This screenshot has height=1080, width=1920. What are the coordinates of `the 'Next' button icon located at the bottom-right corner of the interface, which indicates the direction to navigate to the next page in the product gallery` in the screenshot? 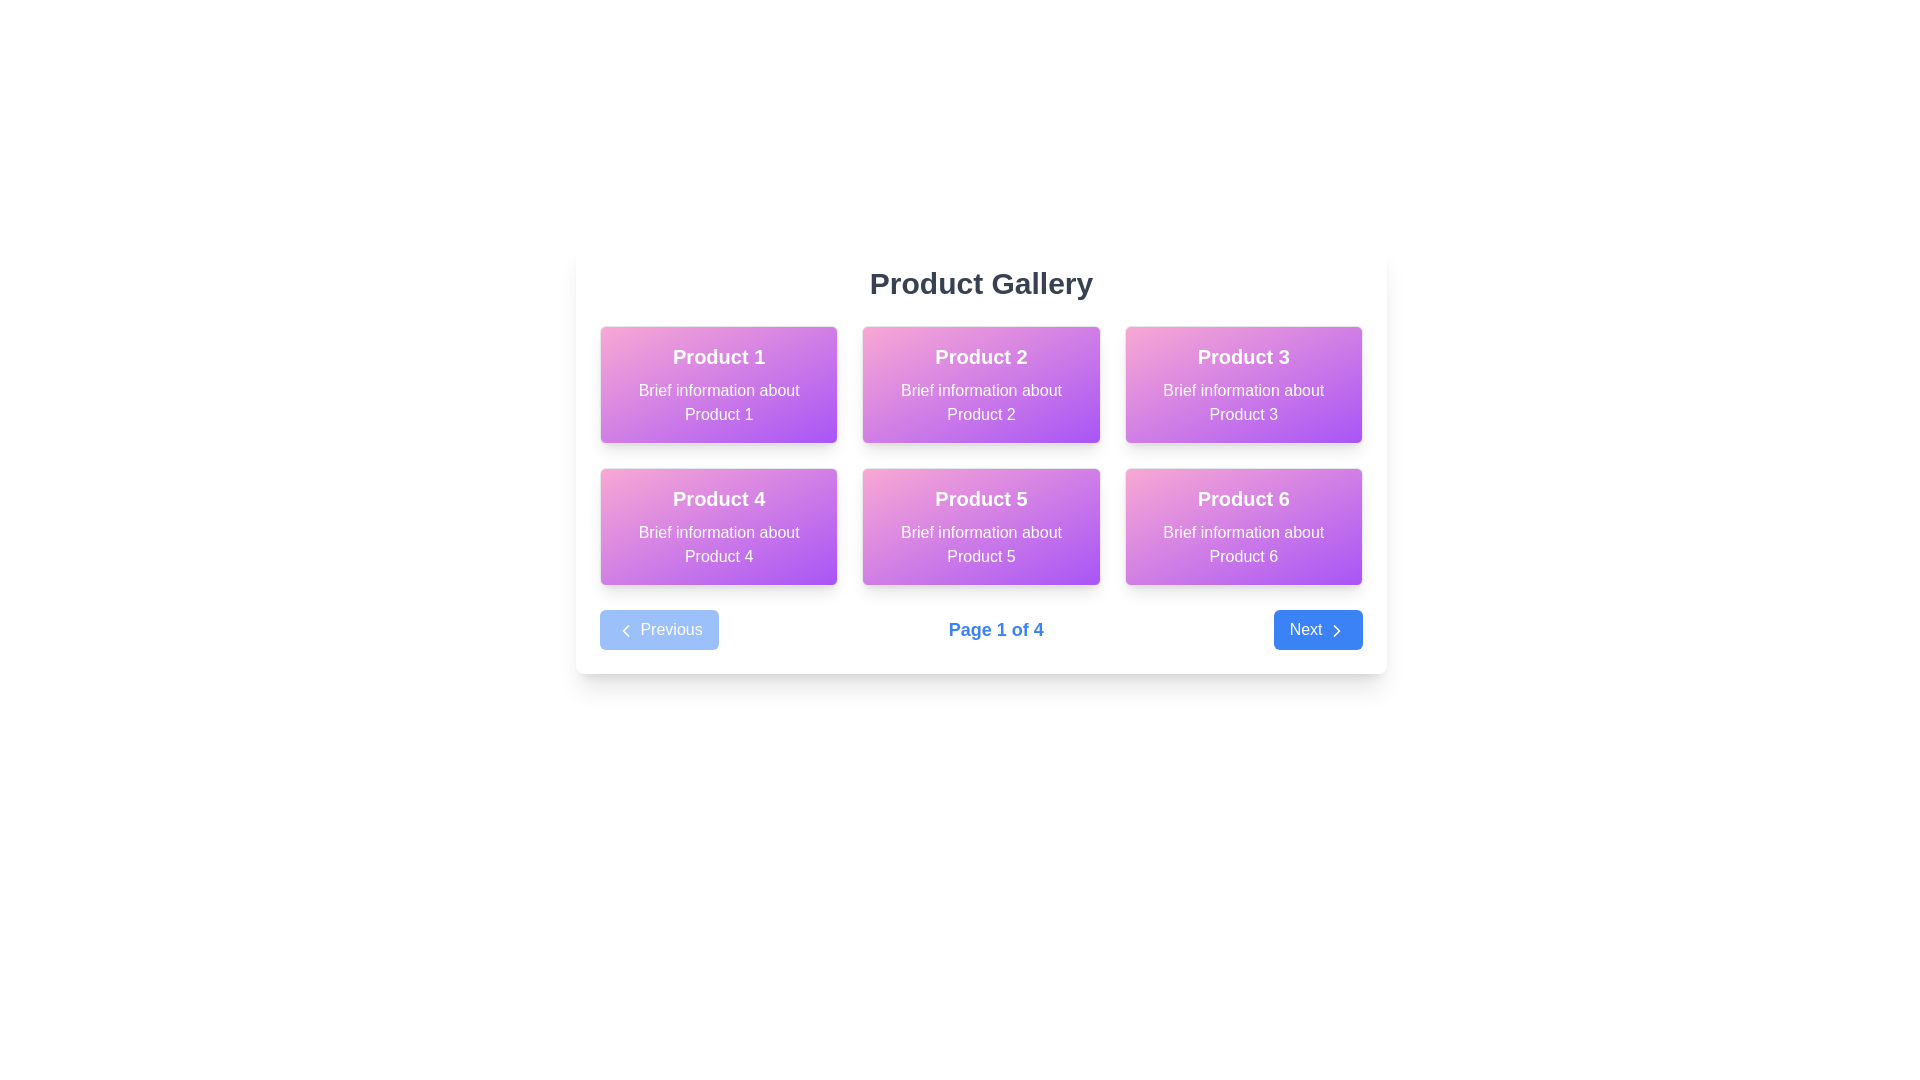 It's located at (1336, 630).